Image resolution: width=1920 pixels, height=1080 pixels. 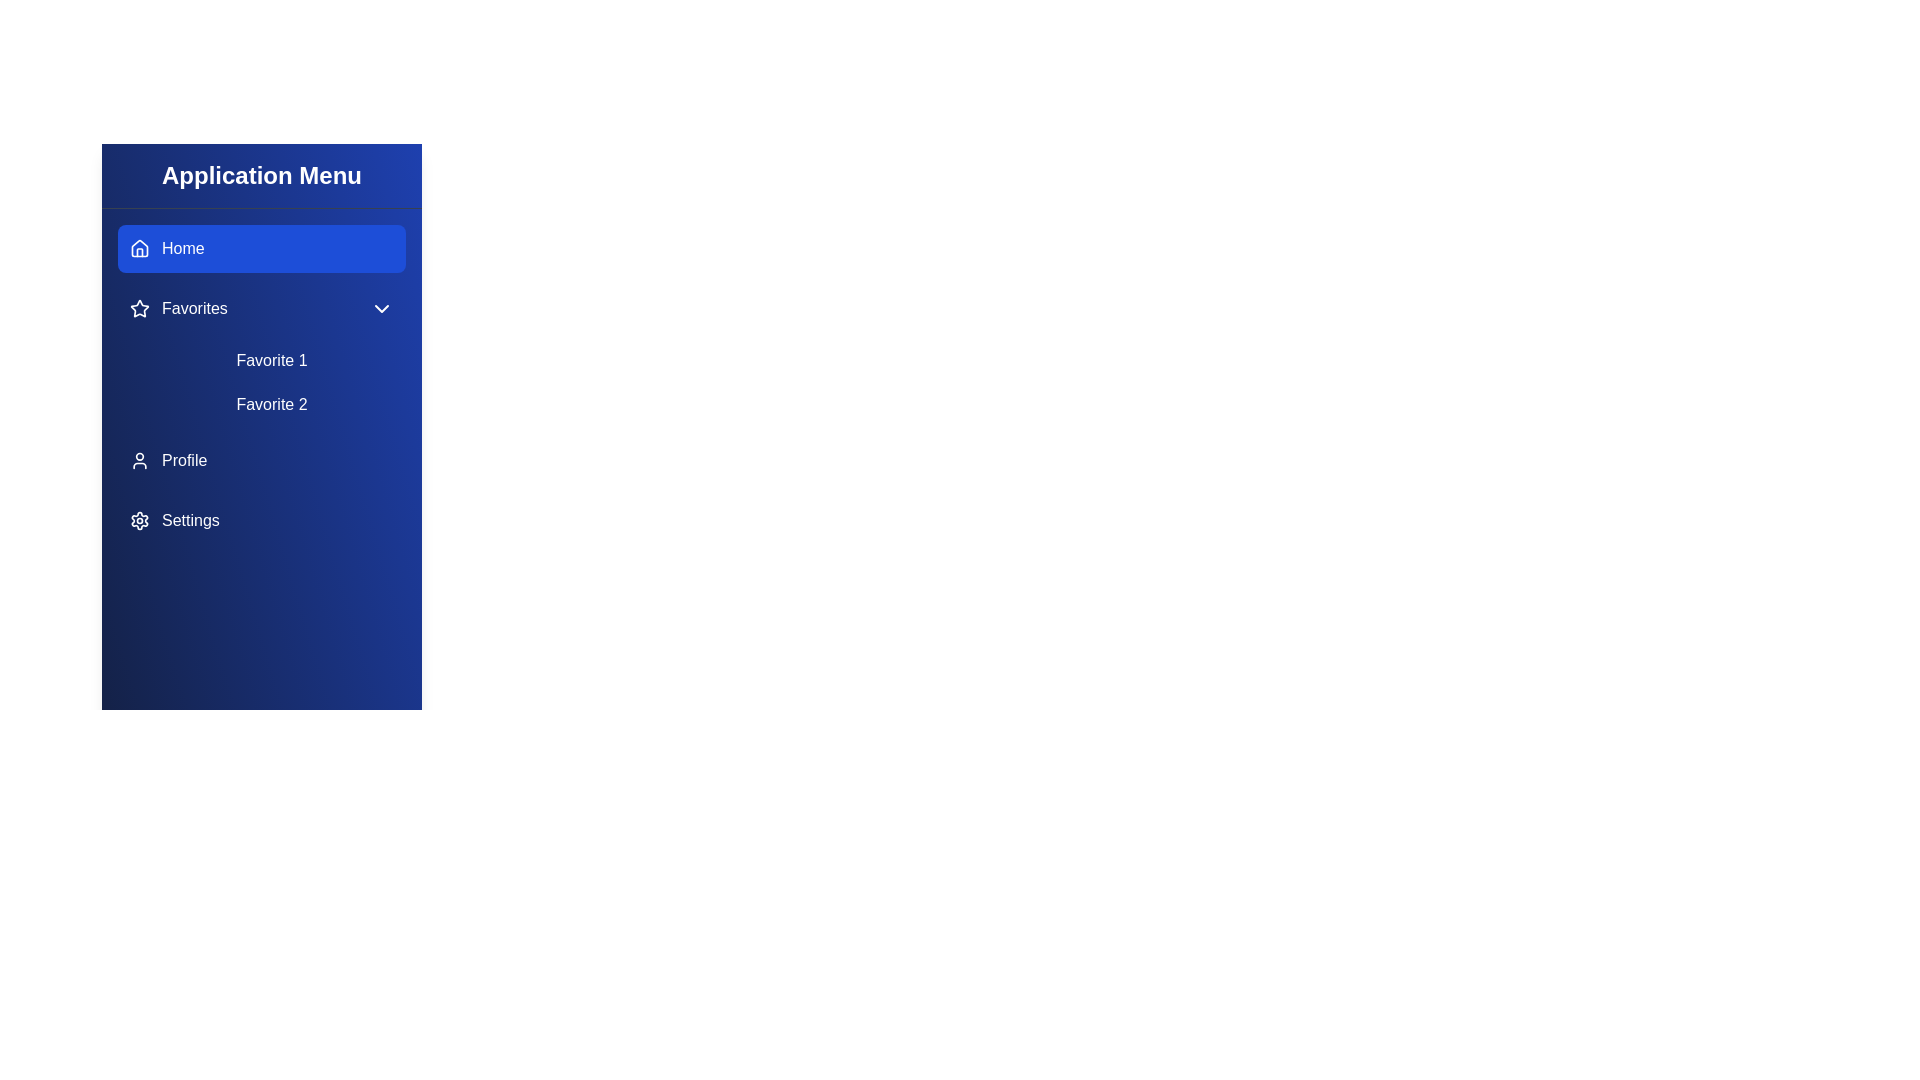 I want to click on the downward-pointing chevron icon located to the far right of the 'Favorites' label in the navigation menu to activate its functionality, so click(x=382, y=308).